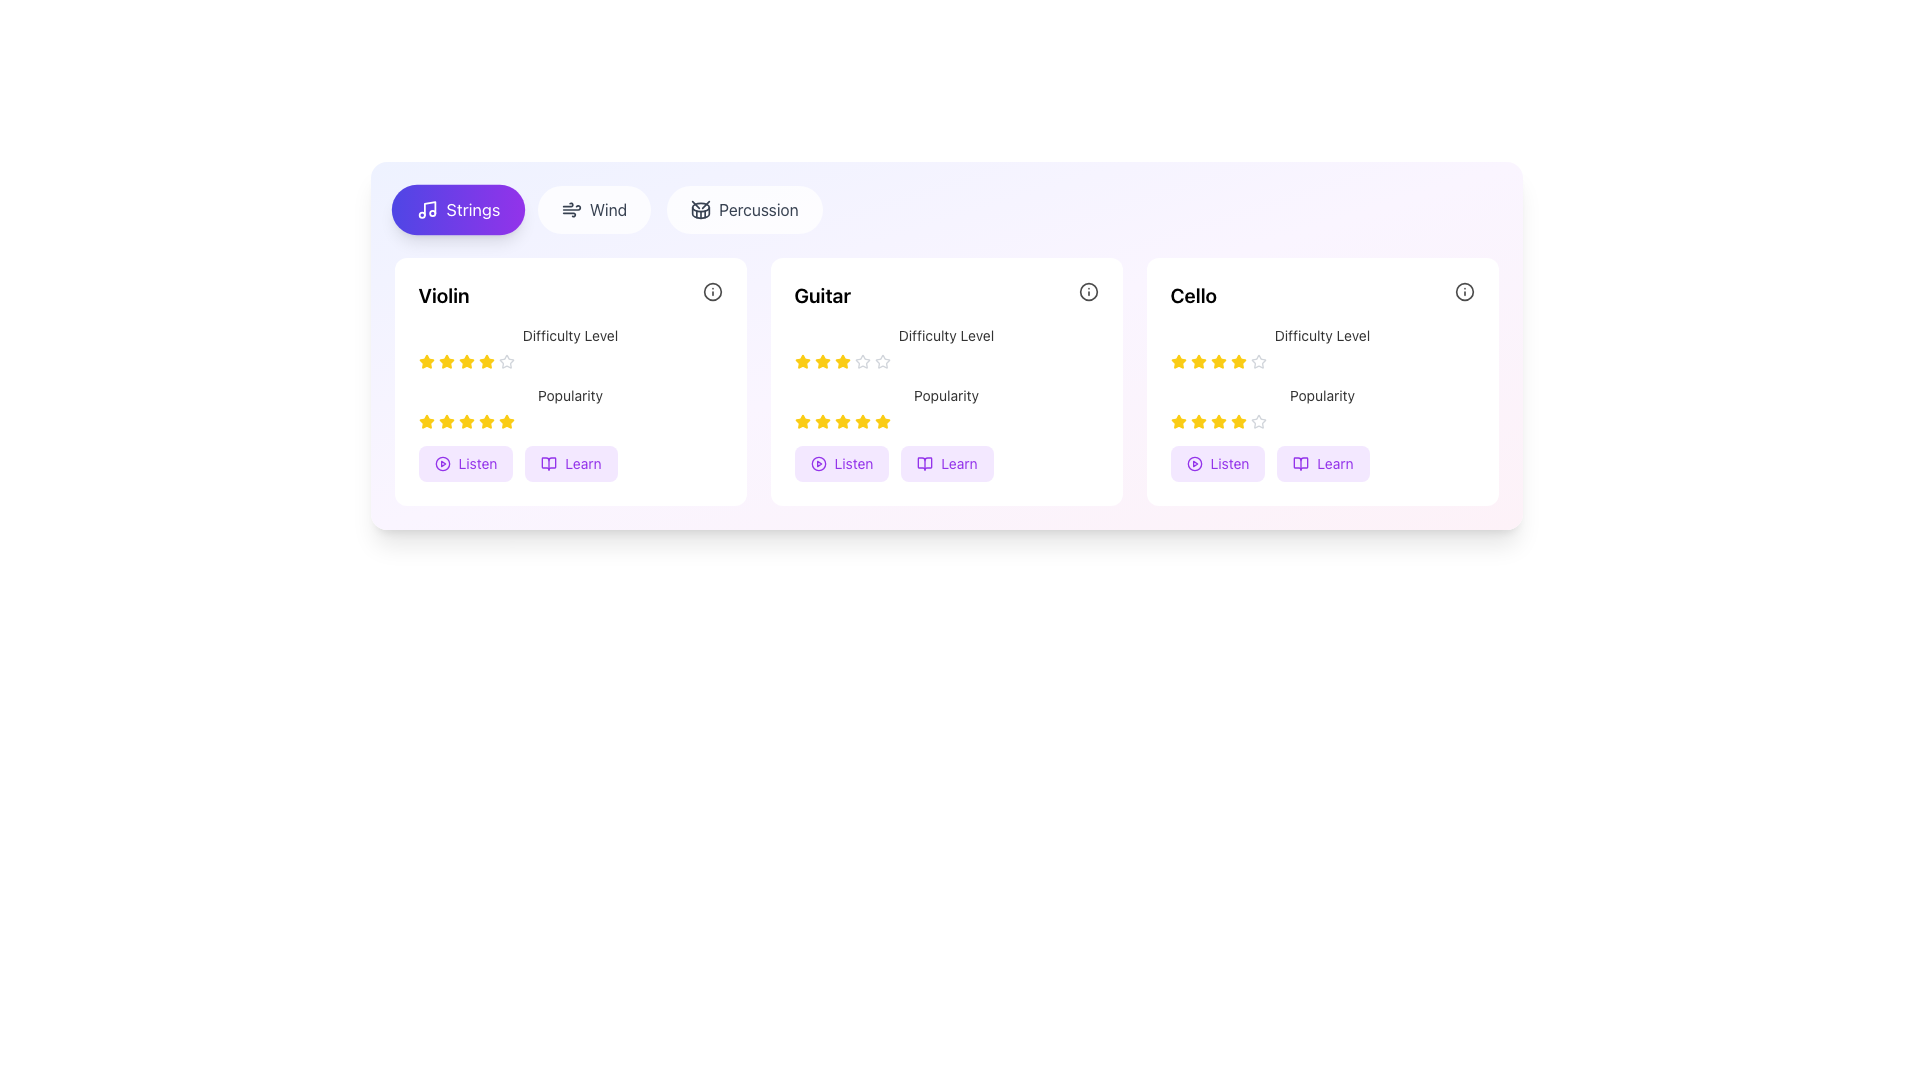 Image resolution: width=1920 pixels, height=1080 pixels. I want to click on the rightmost button in the button group that initiates a learning action related to the 'Violin' topic, so click(582, 463).